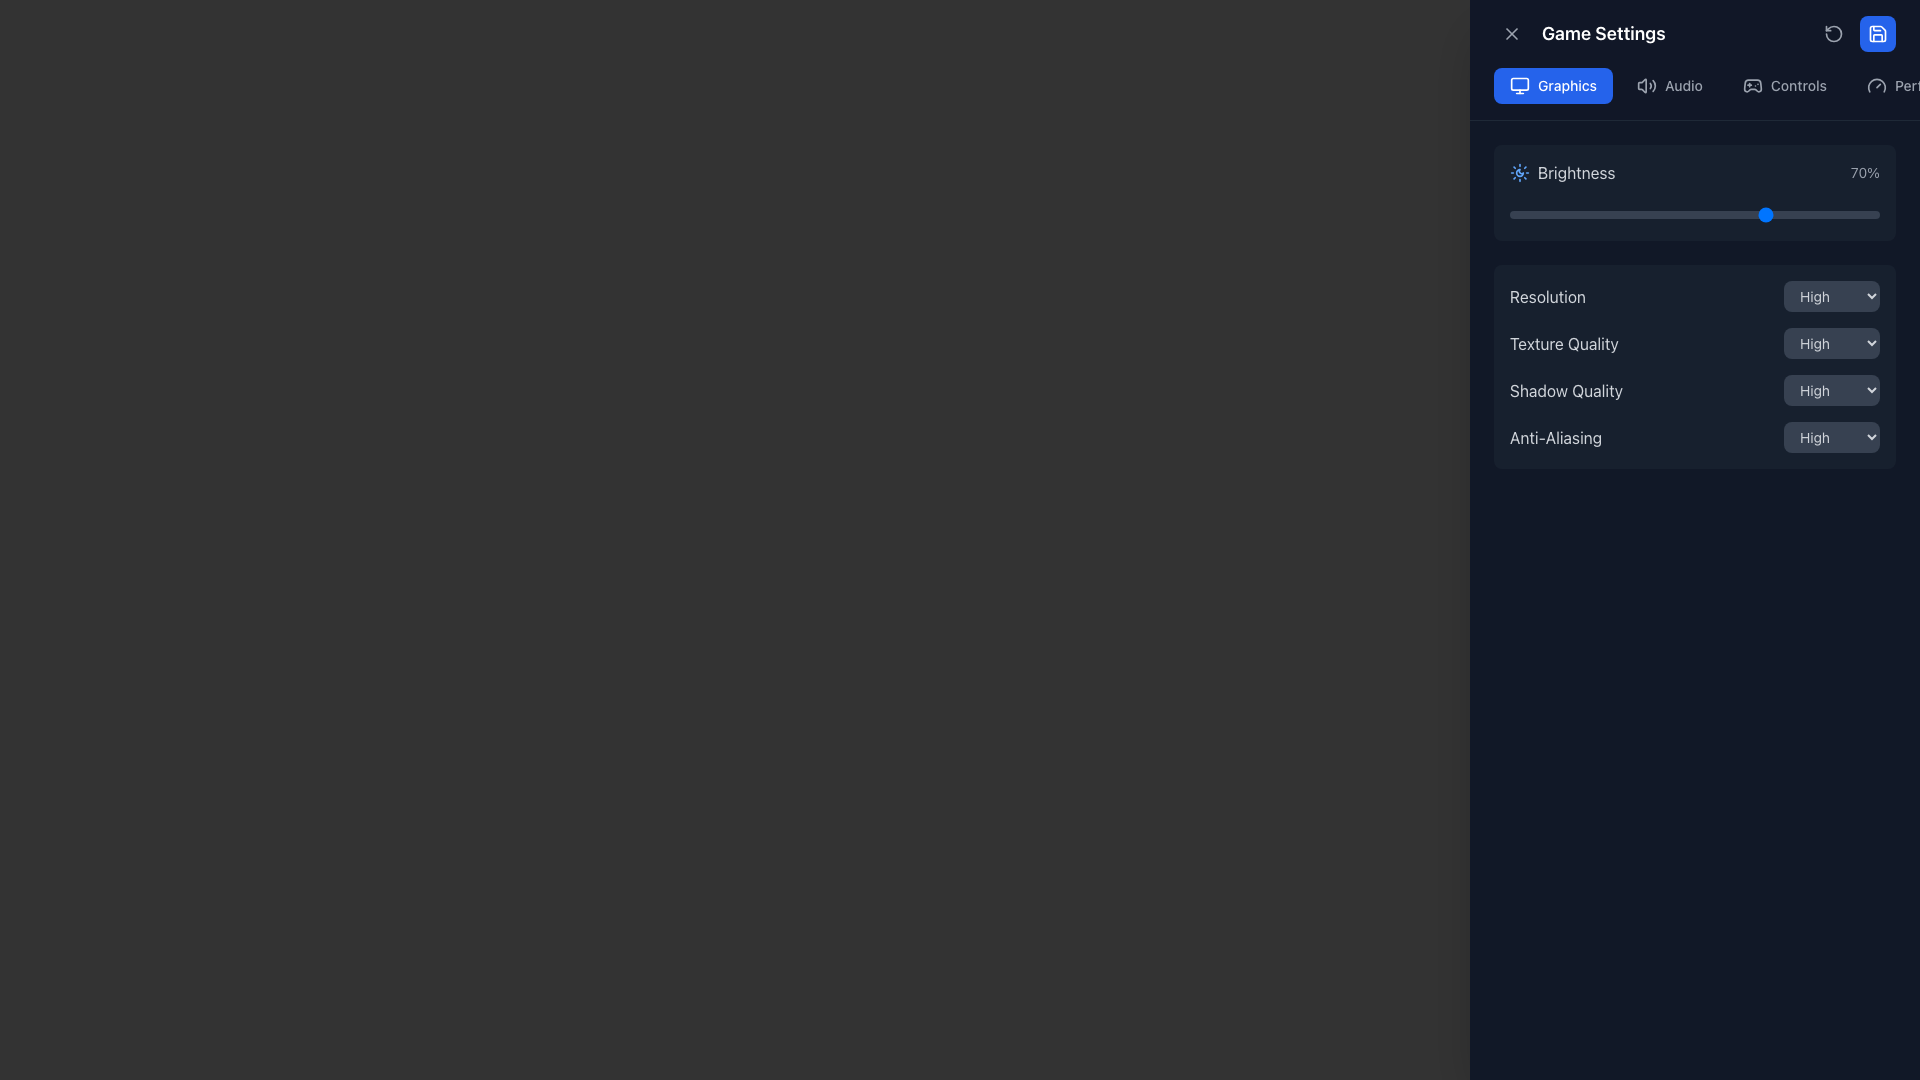  What do you see at coordinates (1751, 84) in the screenshot?
I see `the Controls icon (SVG) located in the navigation menu` at bounding box center [1751, 84].